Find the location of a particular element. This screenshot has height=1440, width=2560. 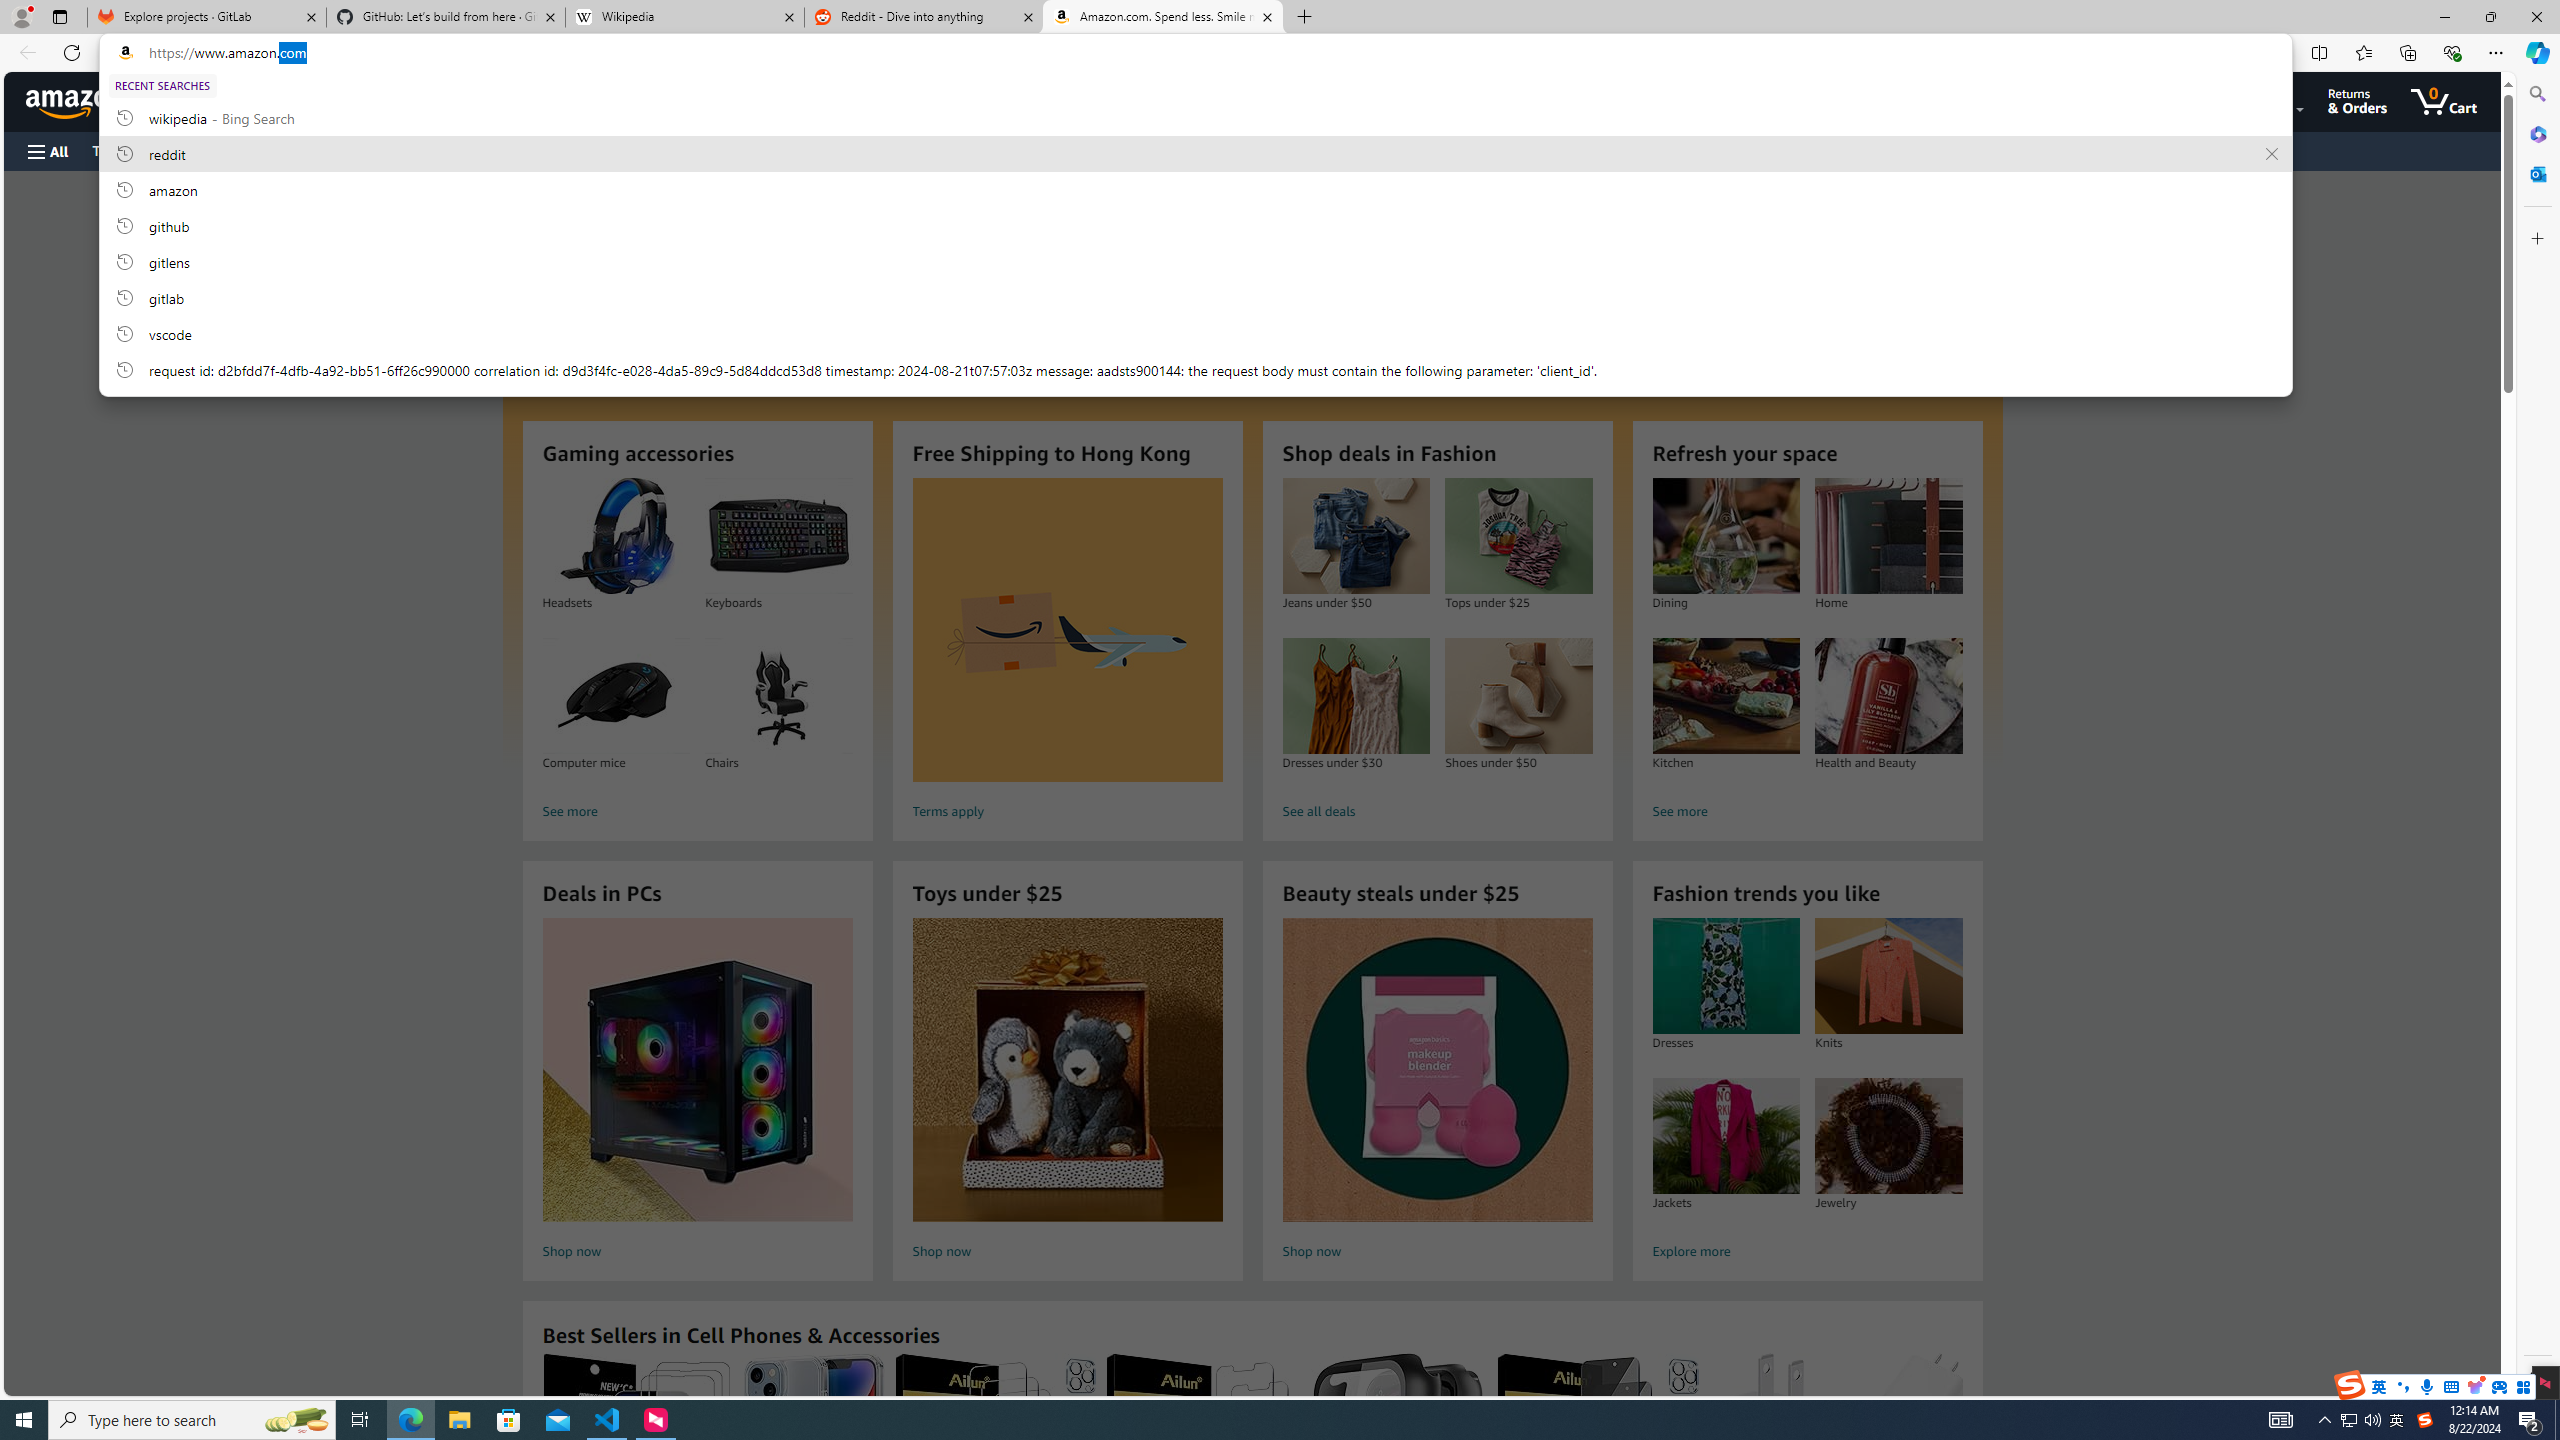

'Skip to main content' is located at coordinates (85, 99).